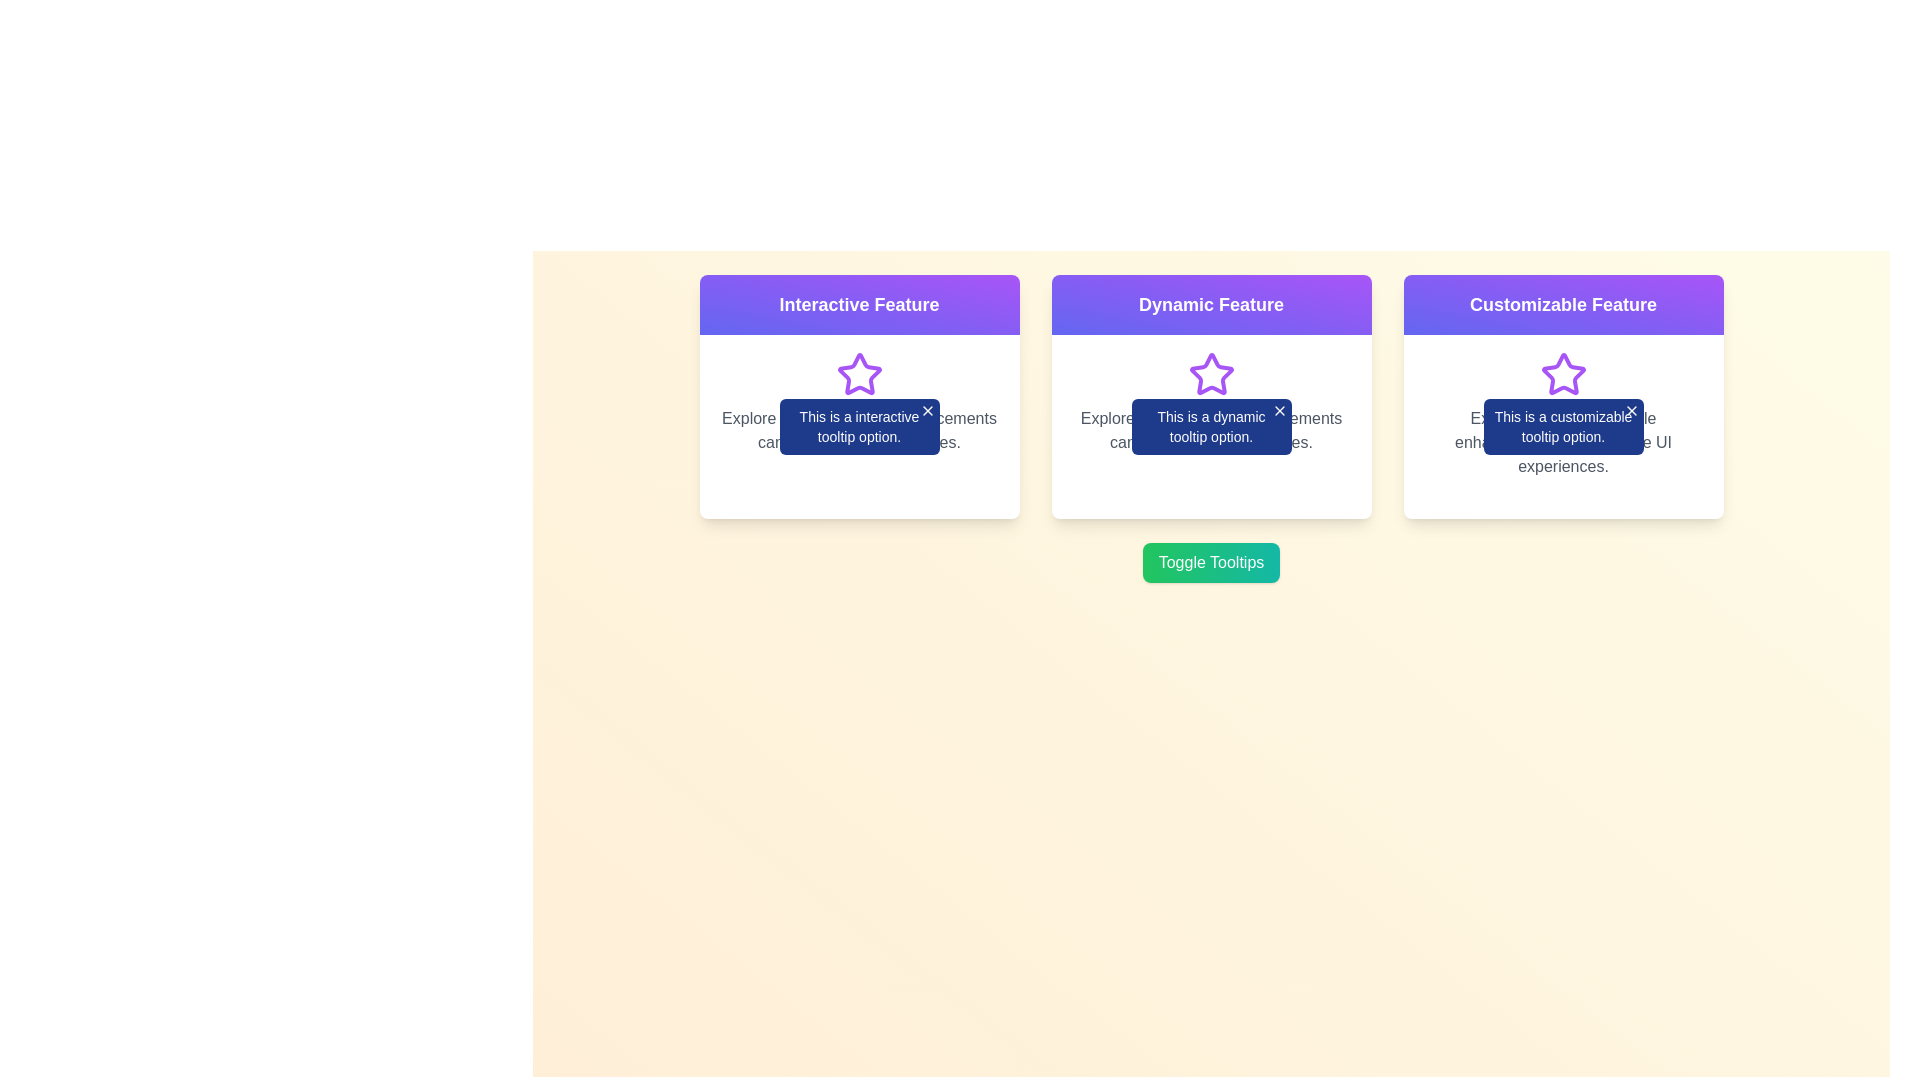  What do you see at coordinates (1631, 410) in the screenshot?
I see `the close button located at the top-right corner of the tooltip within the 'Customizable Feature' section` at bounding box center [1631, 410].